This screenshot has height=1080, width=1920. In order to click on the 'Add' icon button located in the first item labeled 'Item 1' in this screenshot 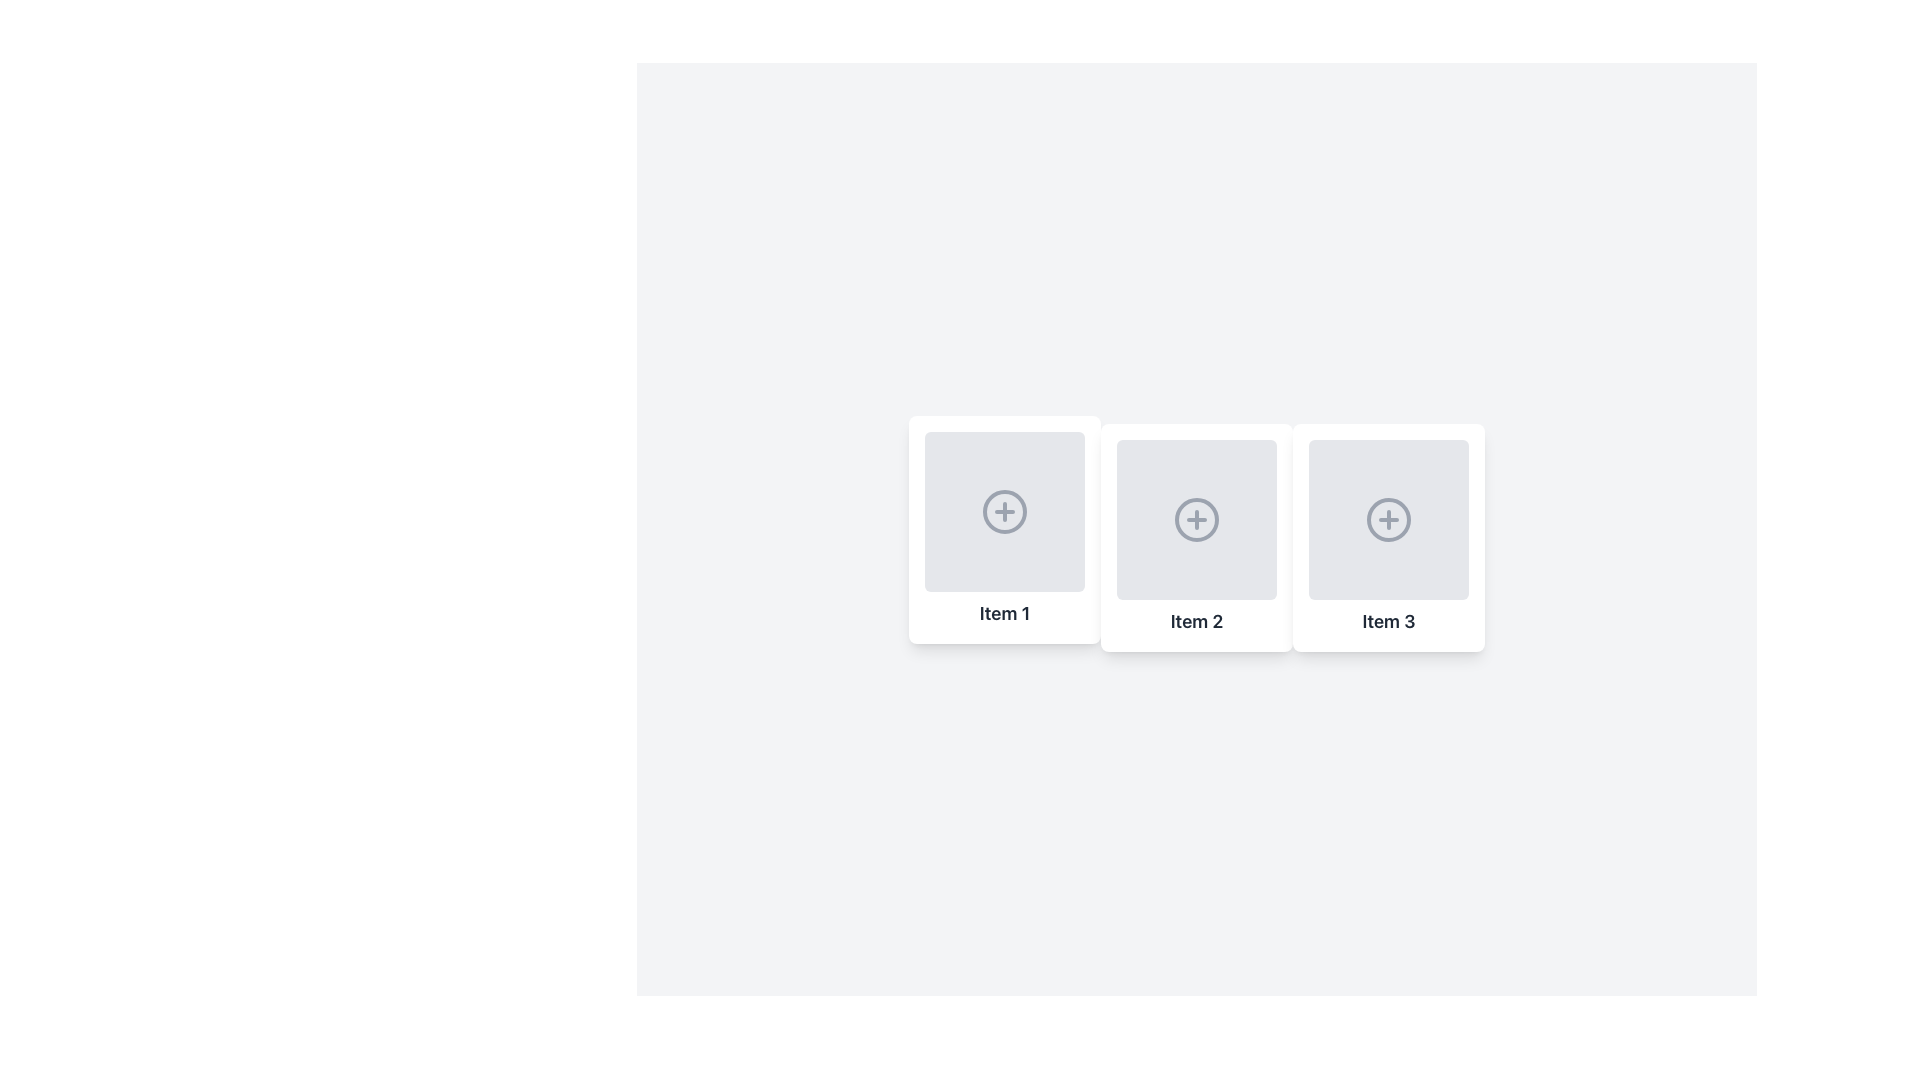, I will do `click(1004, 509)`.